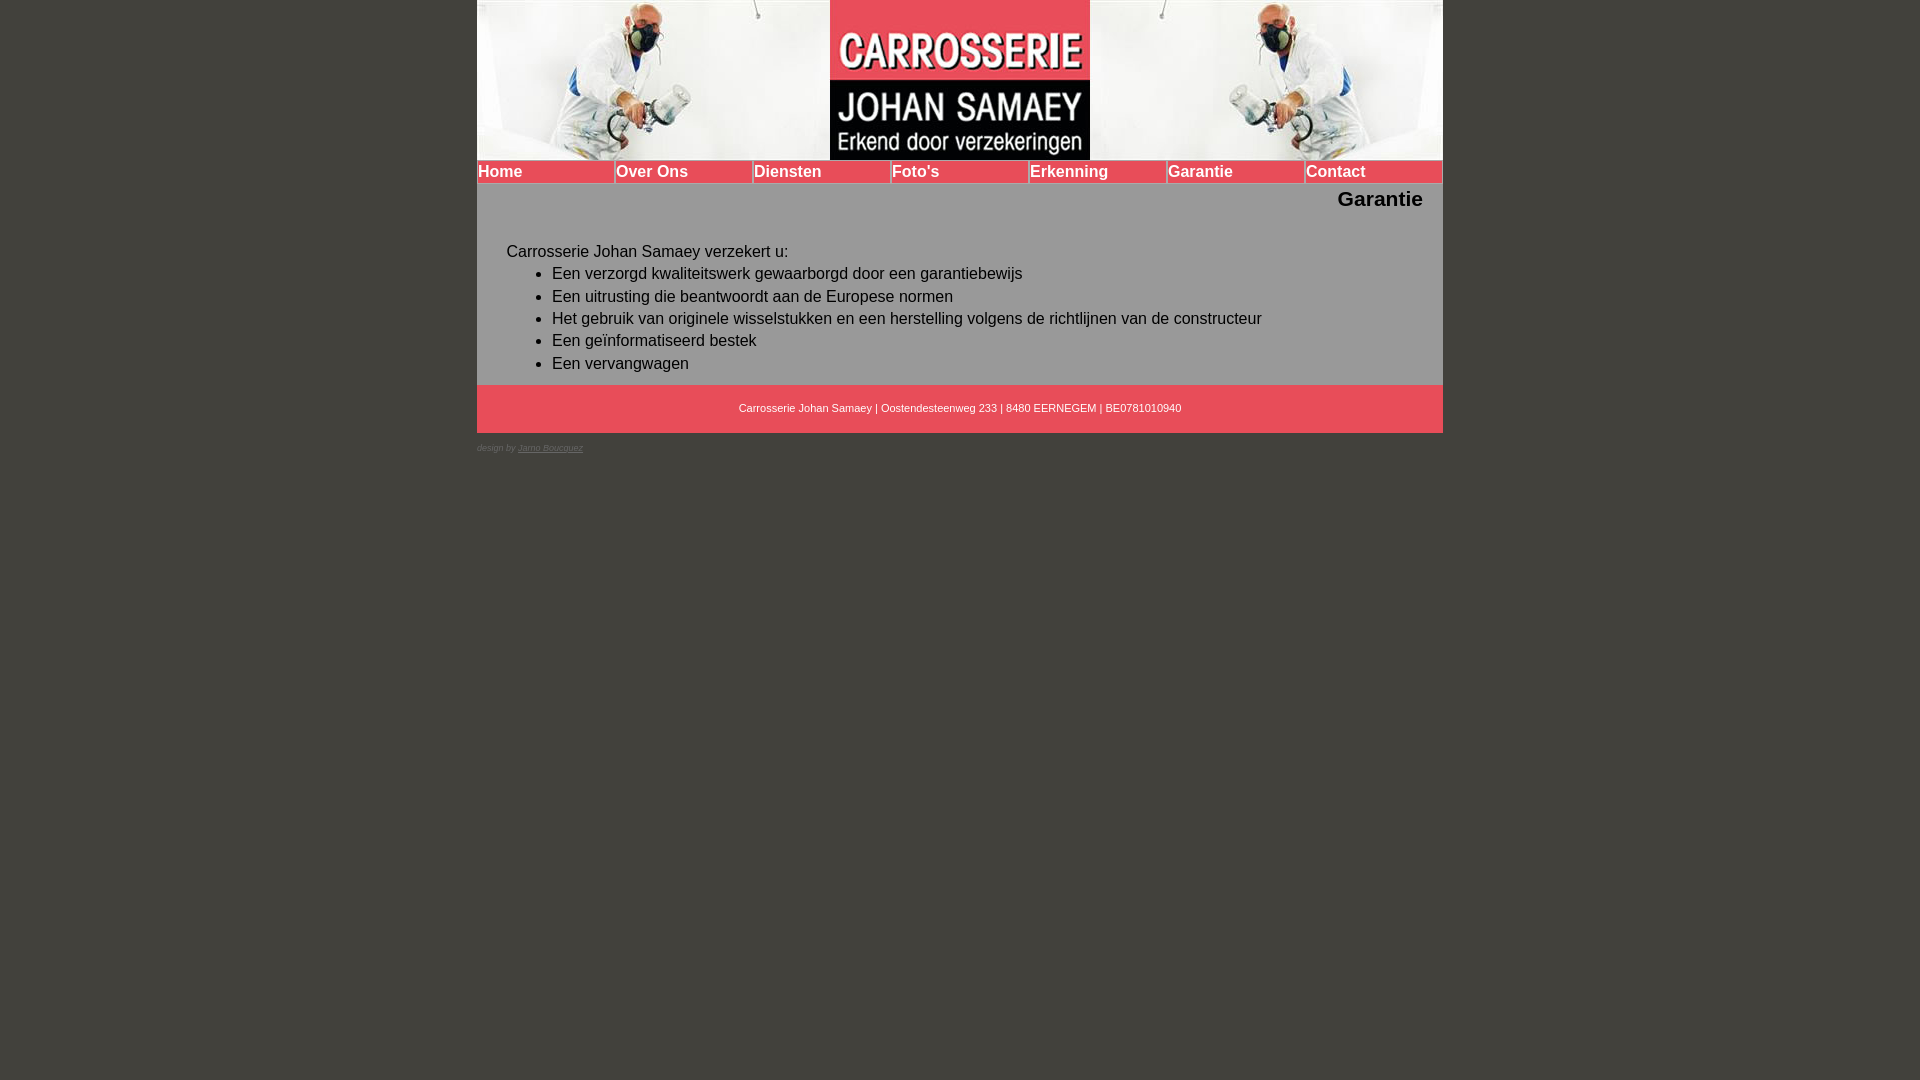 This screenshot has height=1080, width=1920. I want to click on 'Home', so click(546, 171).